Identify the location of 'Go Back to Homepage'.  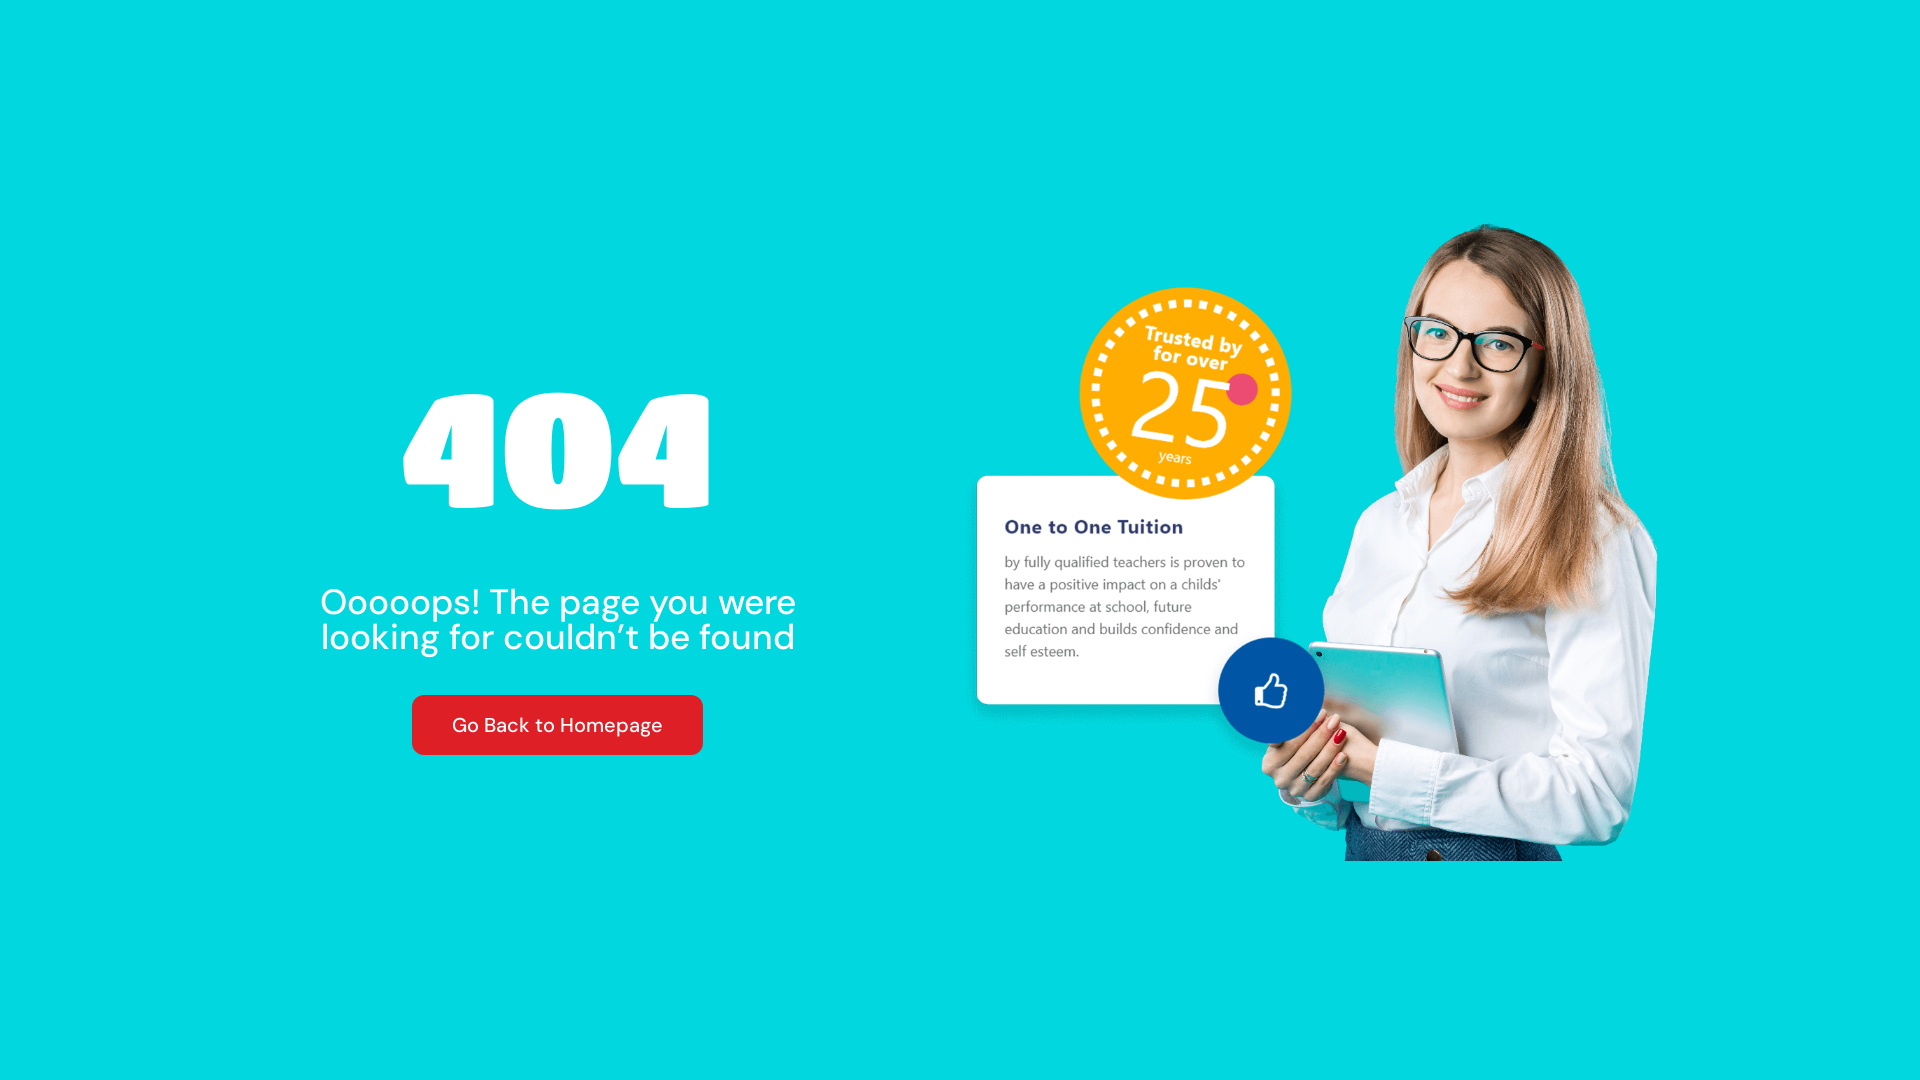
(557, 725).